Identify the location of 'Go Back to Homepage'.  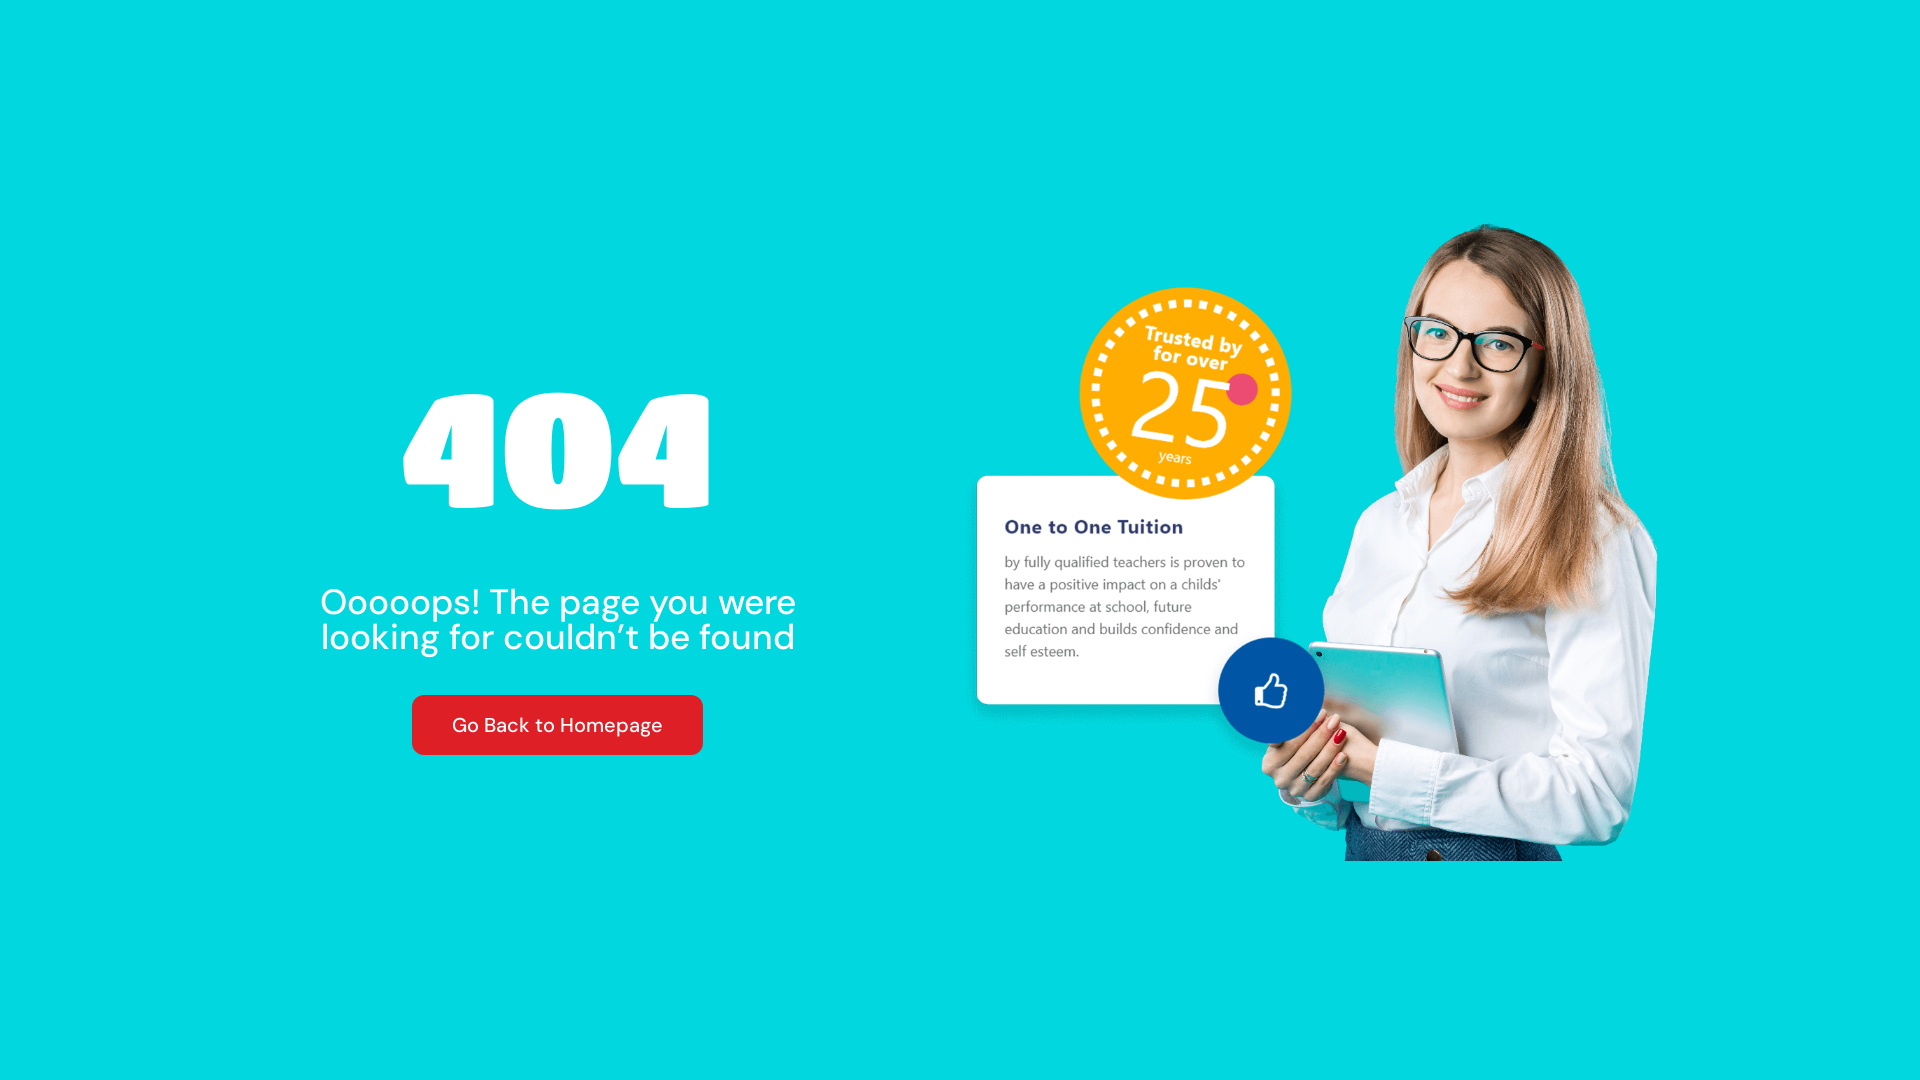
(557, 725).